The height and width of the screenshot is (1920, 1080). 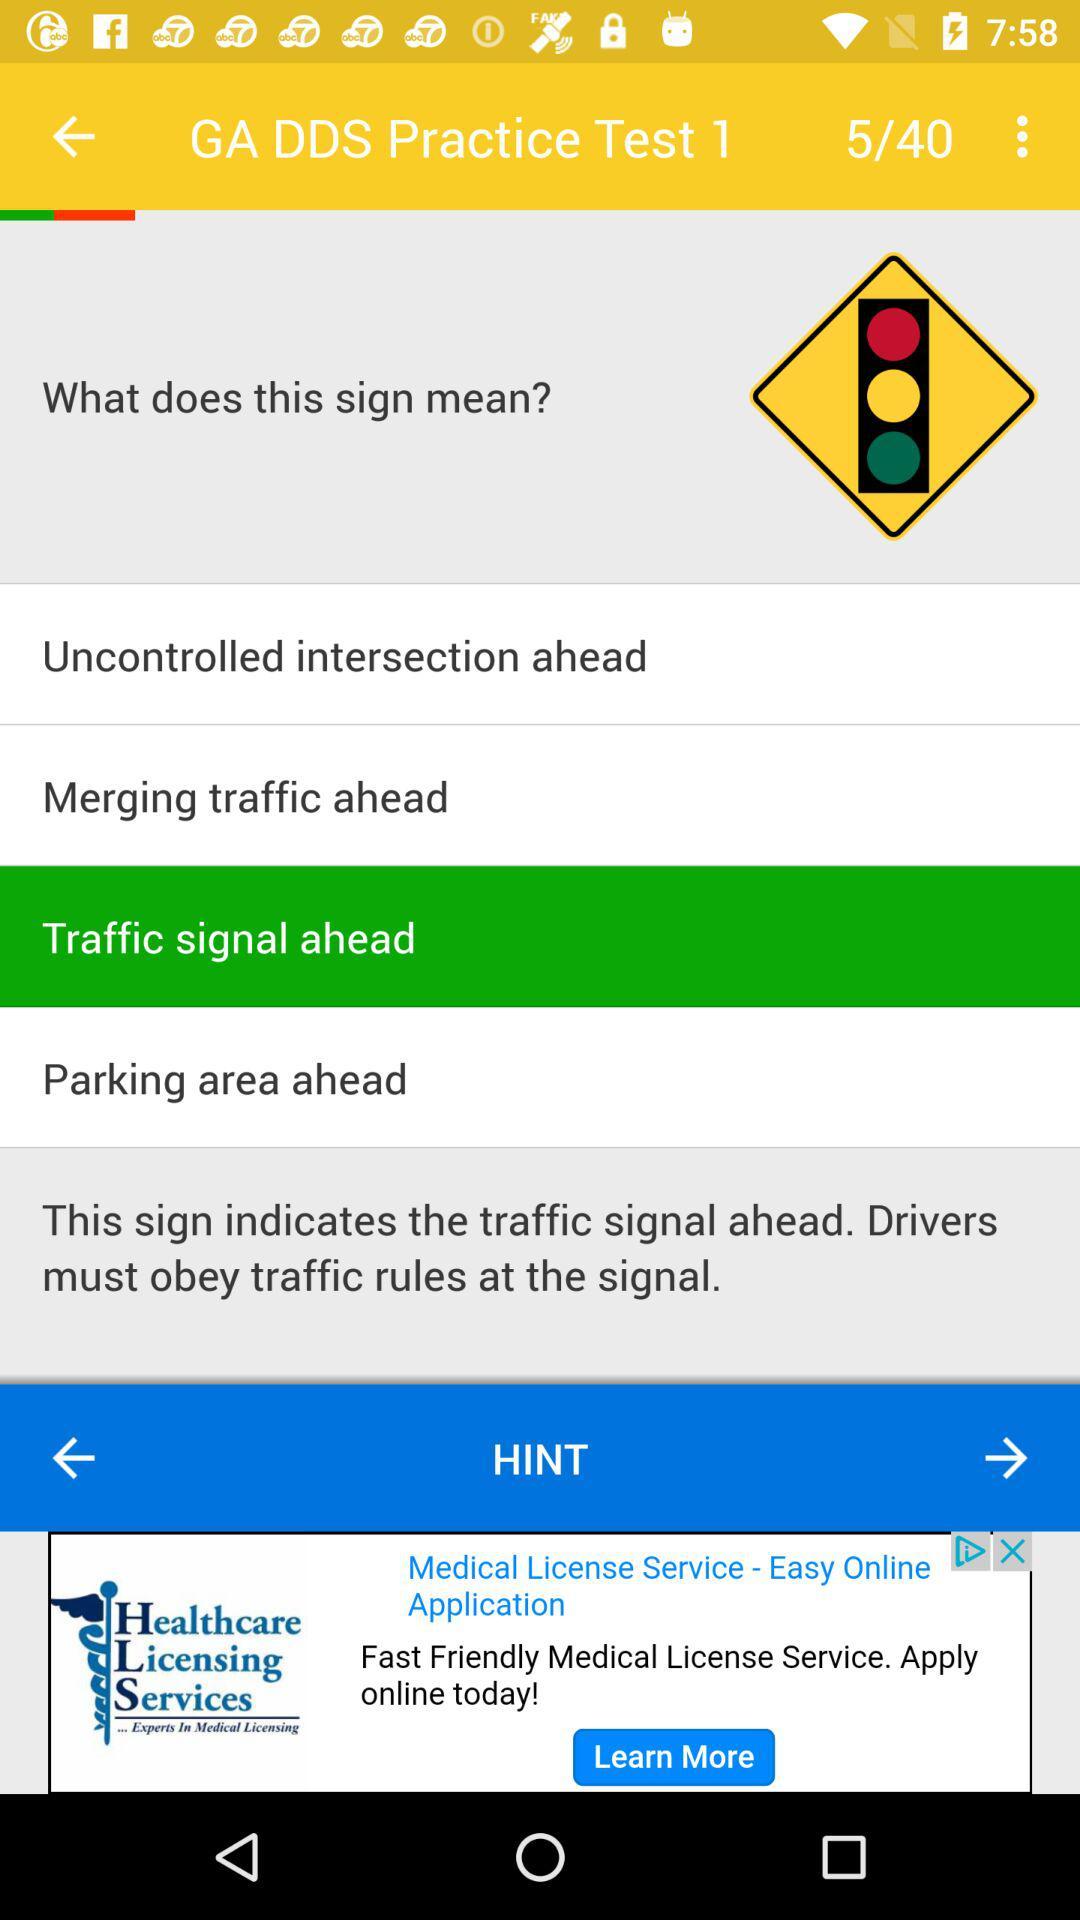 What do you see at coordinates (72, 135) in the screenshot?
I see `go back` at bounding box center [72, 135].